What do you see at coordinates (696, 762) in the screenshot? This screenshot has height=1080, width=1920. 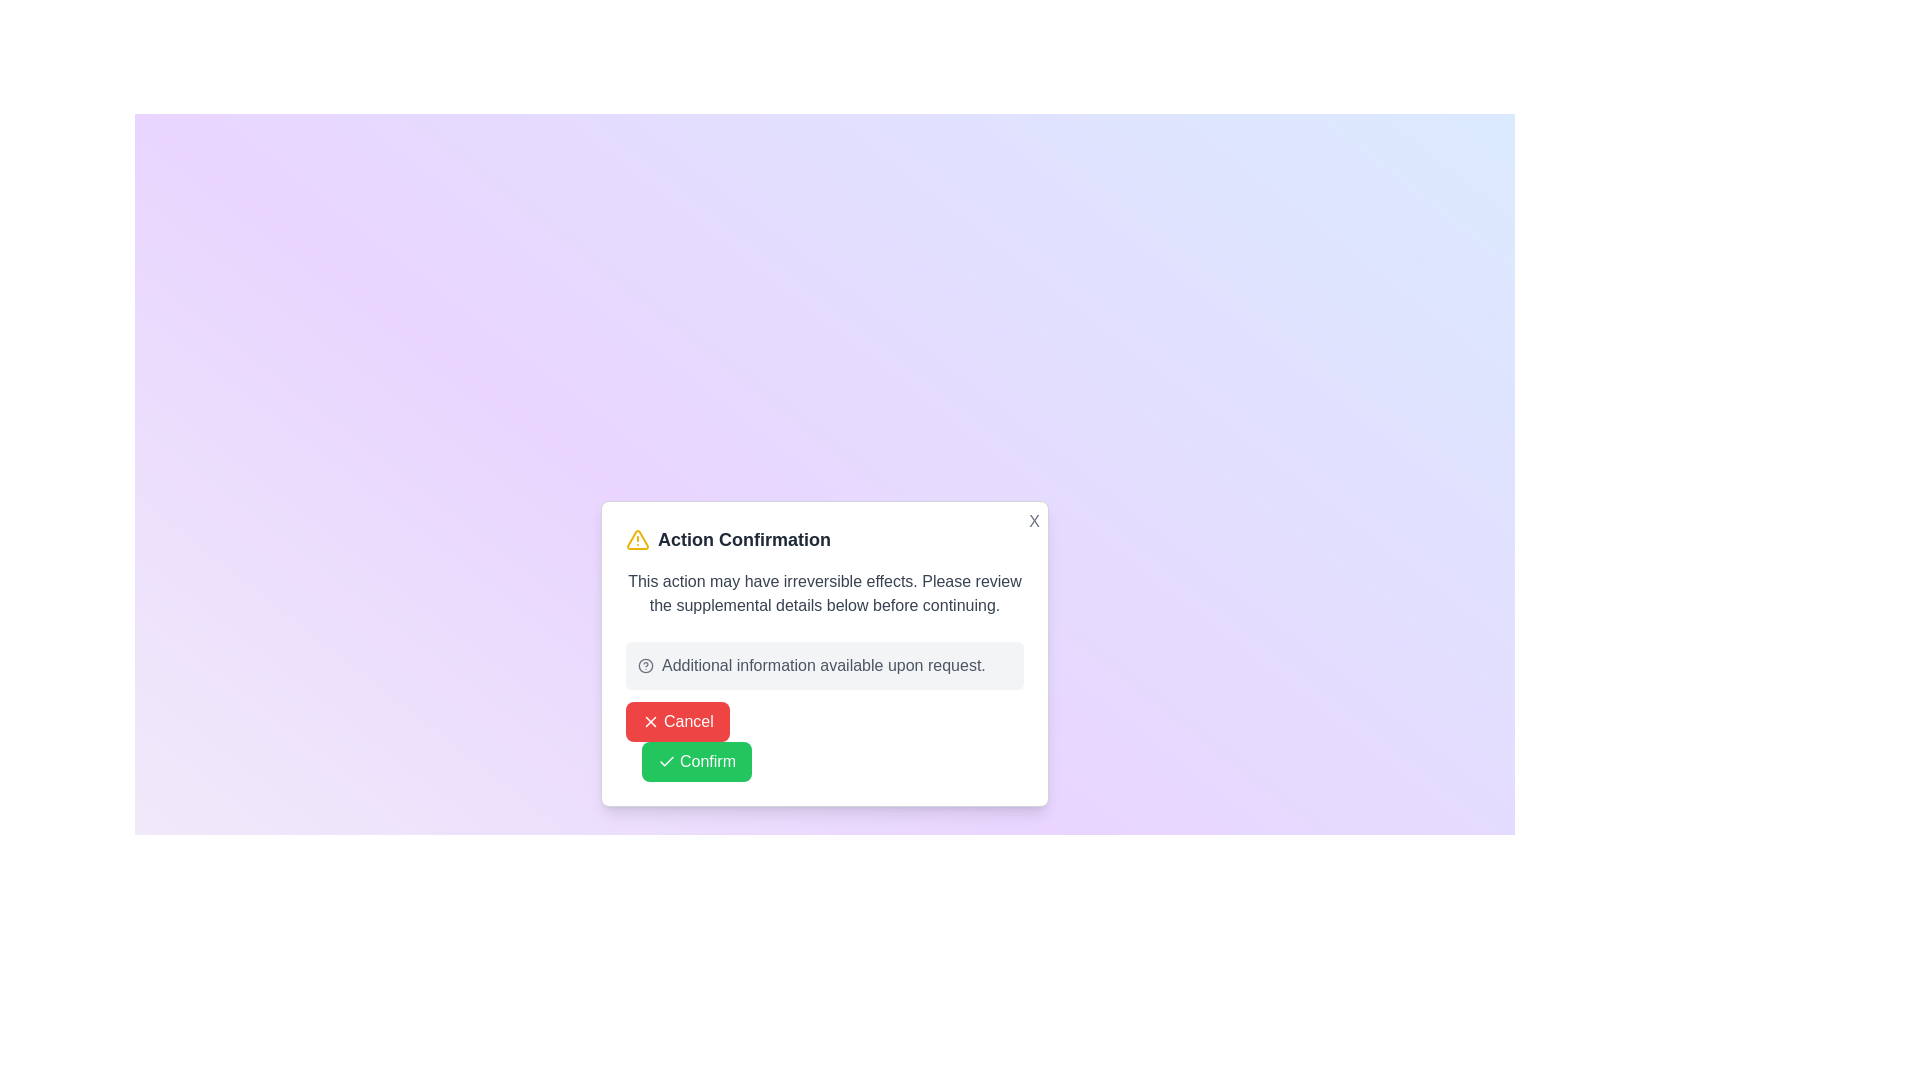 I see `the 'Confirm' button with a green background and white text` at bounding box center [696, 762].